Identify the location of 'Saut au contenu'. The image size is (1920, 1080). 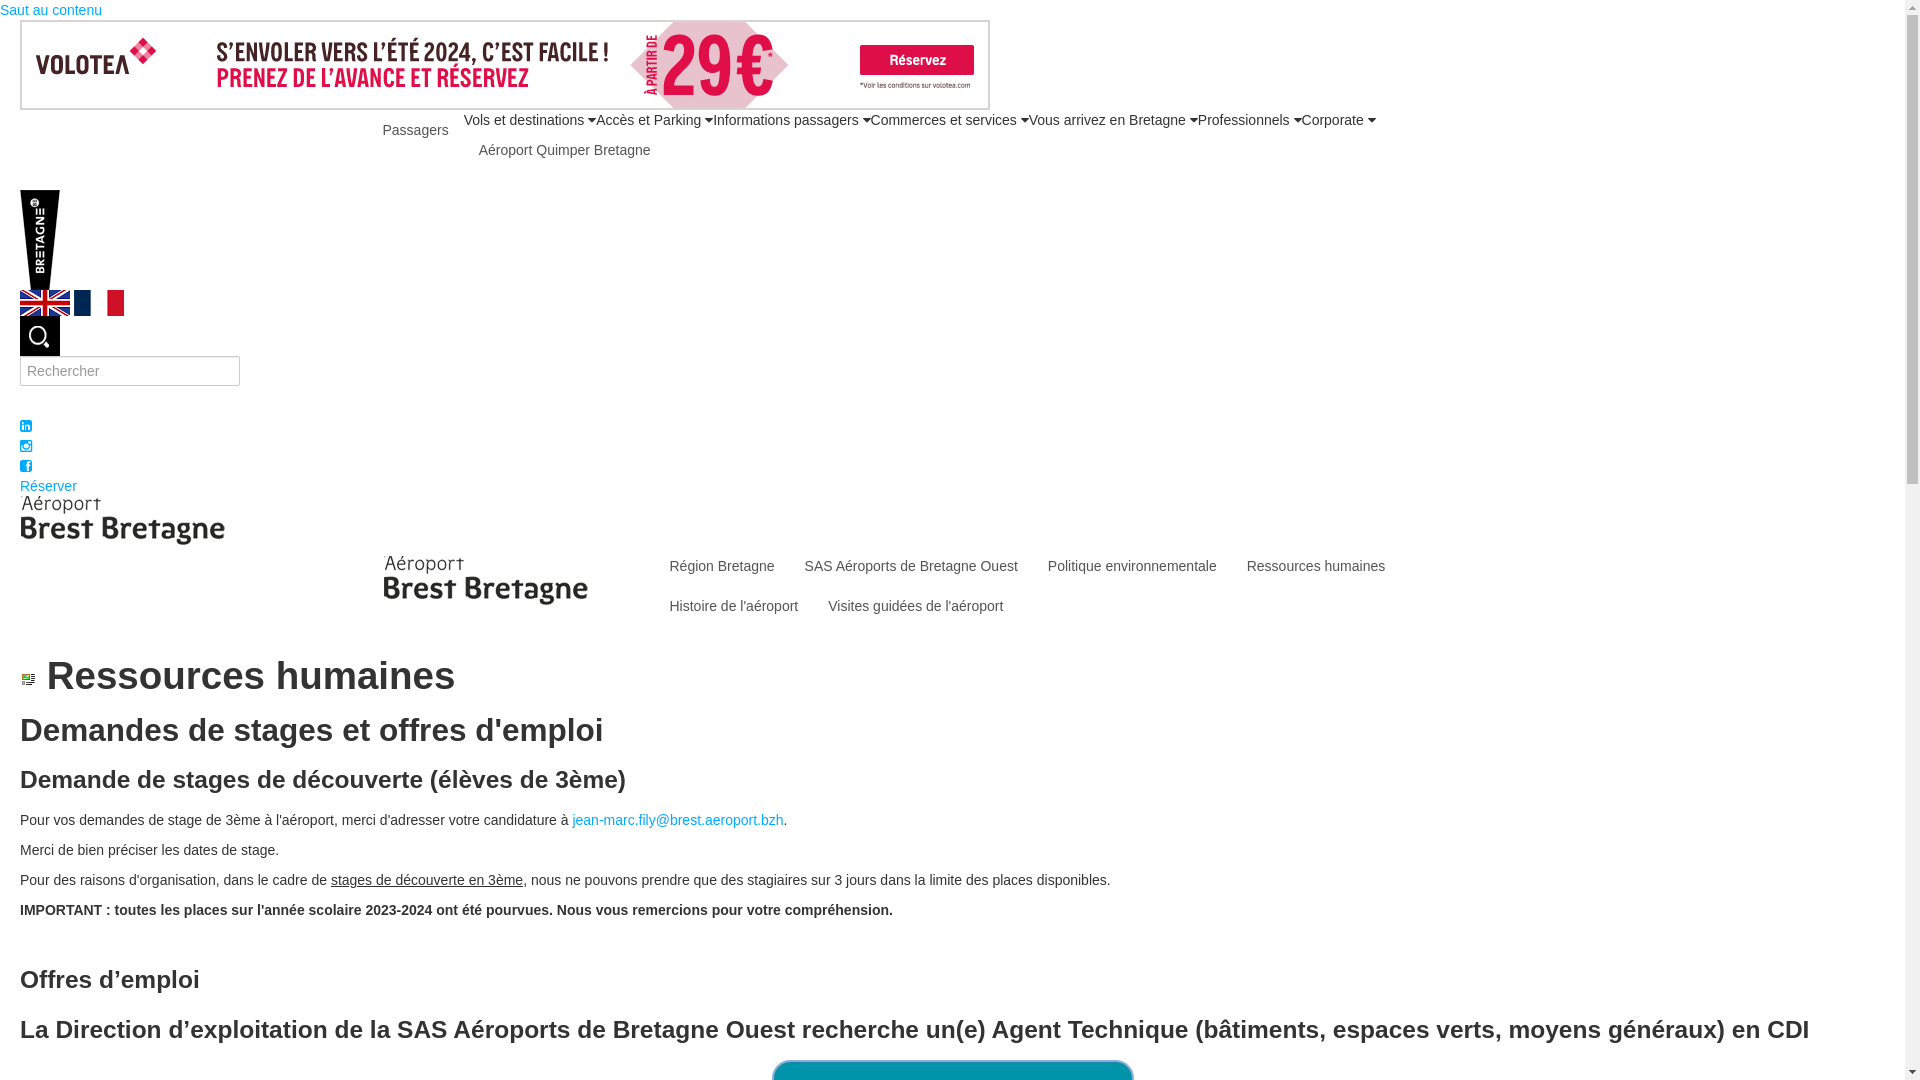
(51, 10).